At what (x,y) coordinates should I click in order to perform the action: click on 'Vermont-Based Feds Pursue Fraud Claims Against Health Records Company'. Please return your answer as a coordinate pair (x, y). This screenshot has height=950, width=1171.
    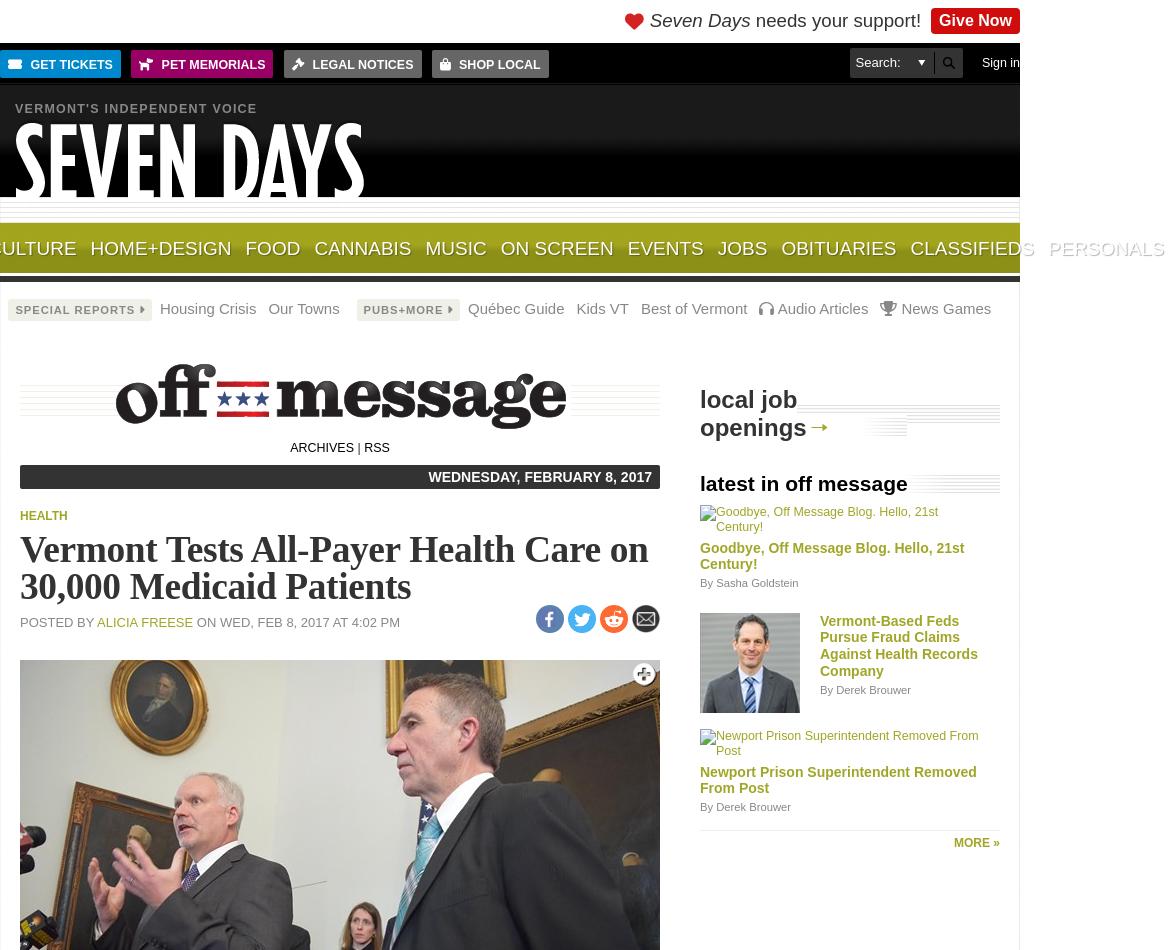
    Looking at the image, I should click on (820, 645).